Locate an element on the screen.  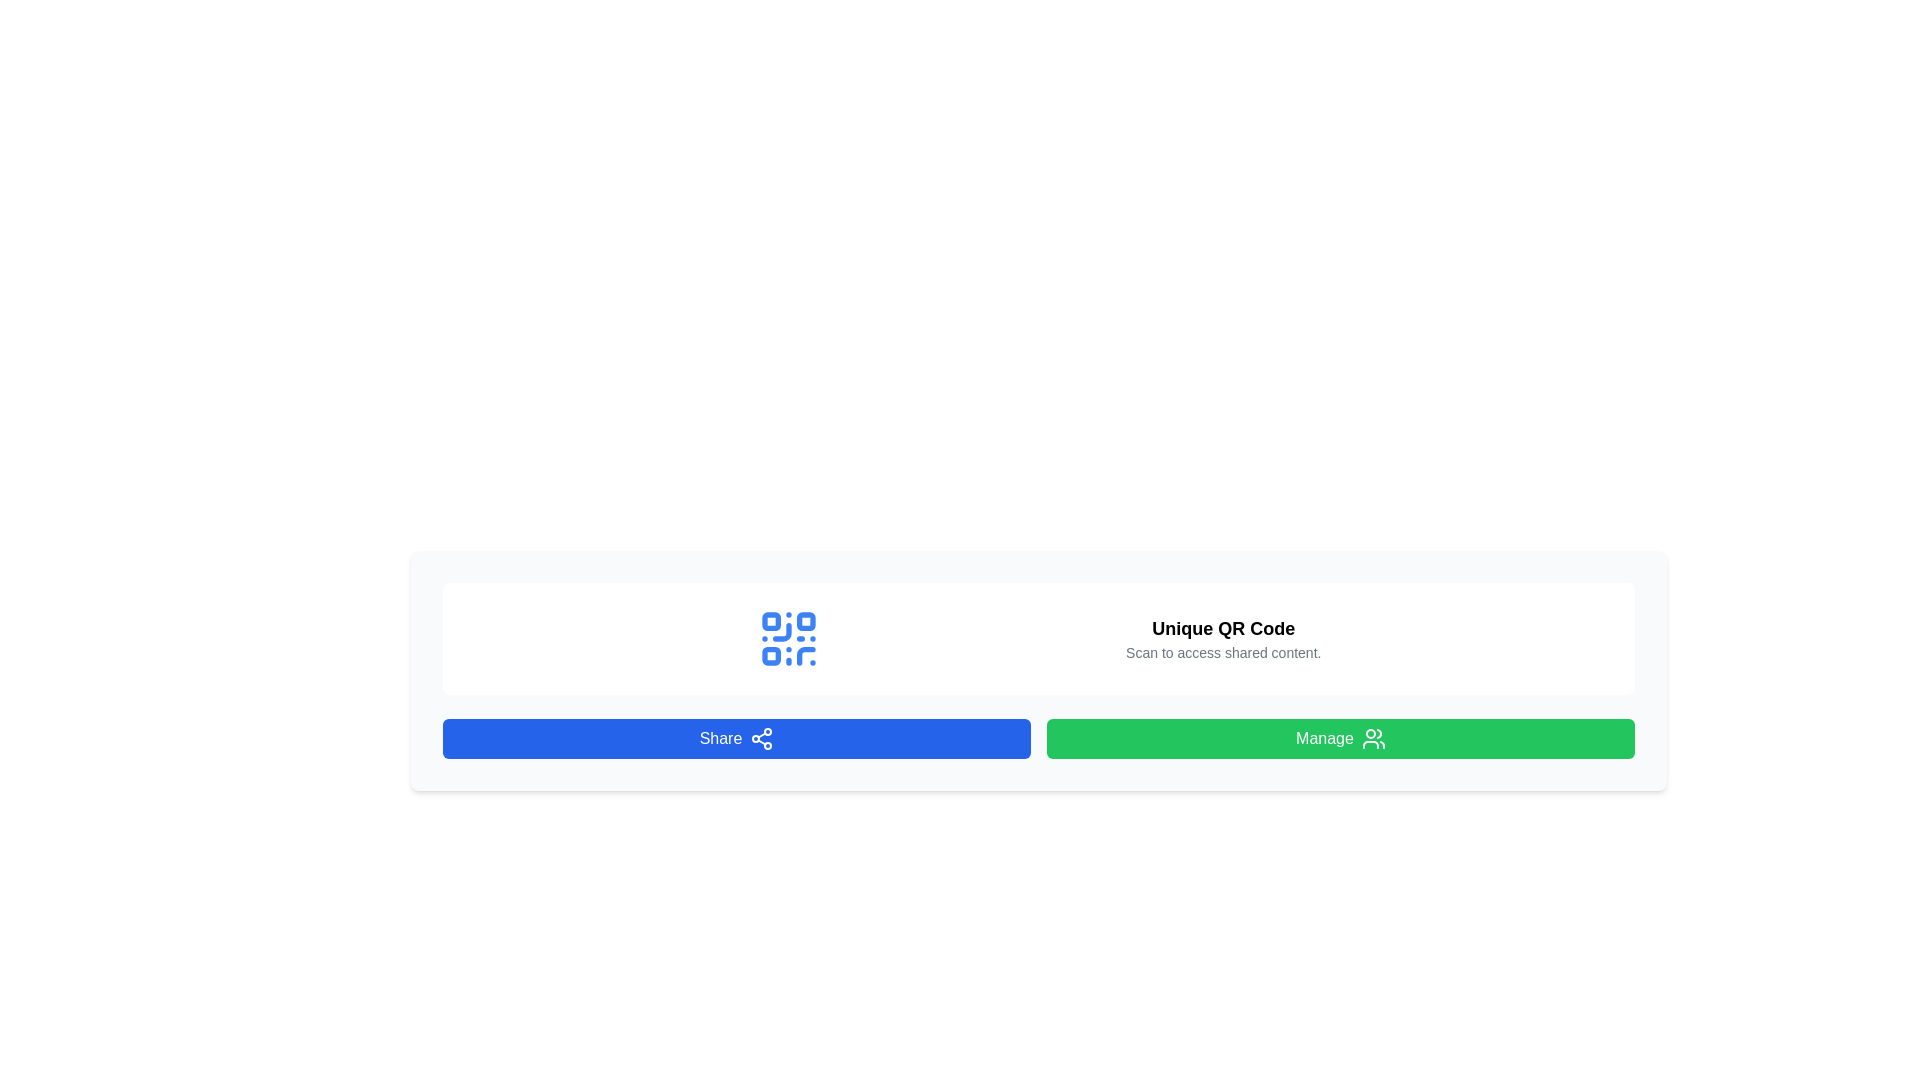
the text label that reads 'Scan is located at coordinates (1222, 652).